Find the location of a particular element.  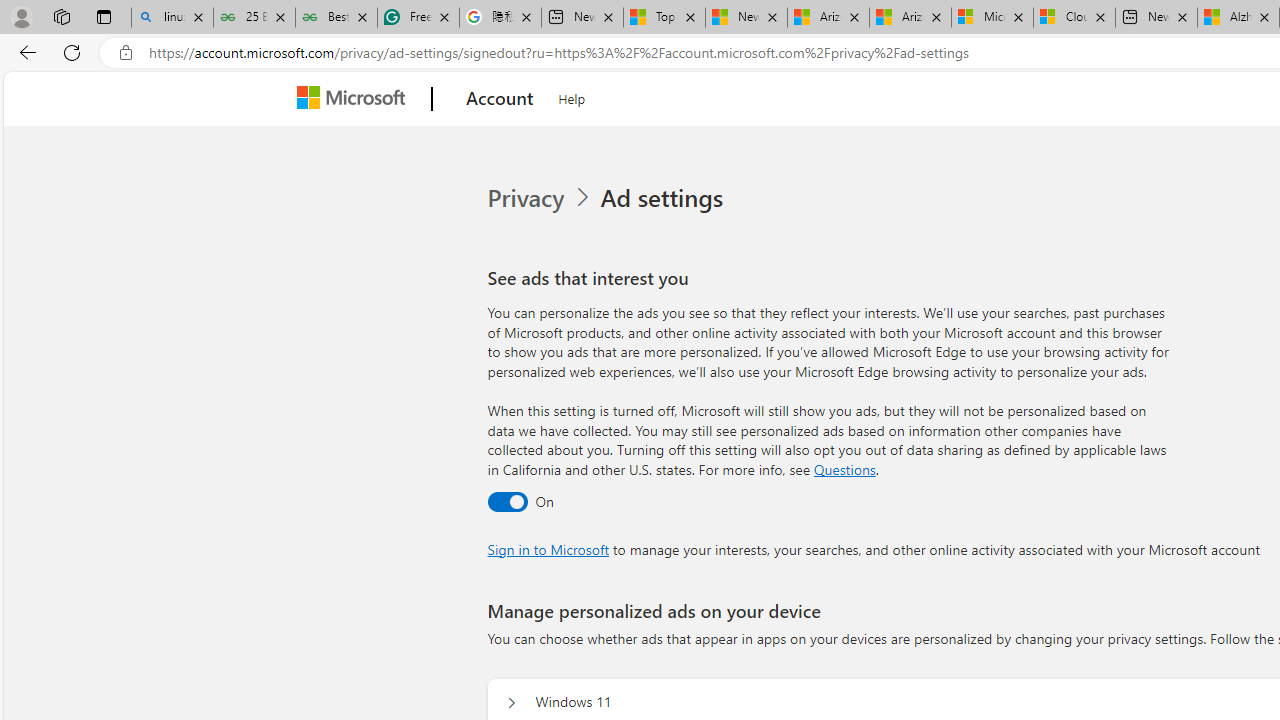

'Ad settings toggle' is located at coordinates (506, 500).